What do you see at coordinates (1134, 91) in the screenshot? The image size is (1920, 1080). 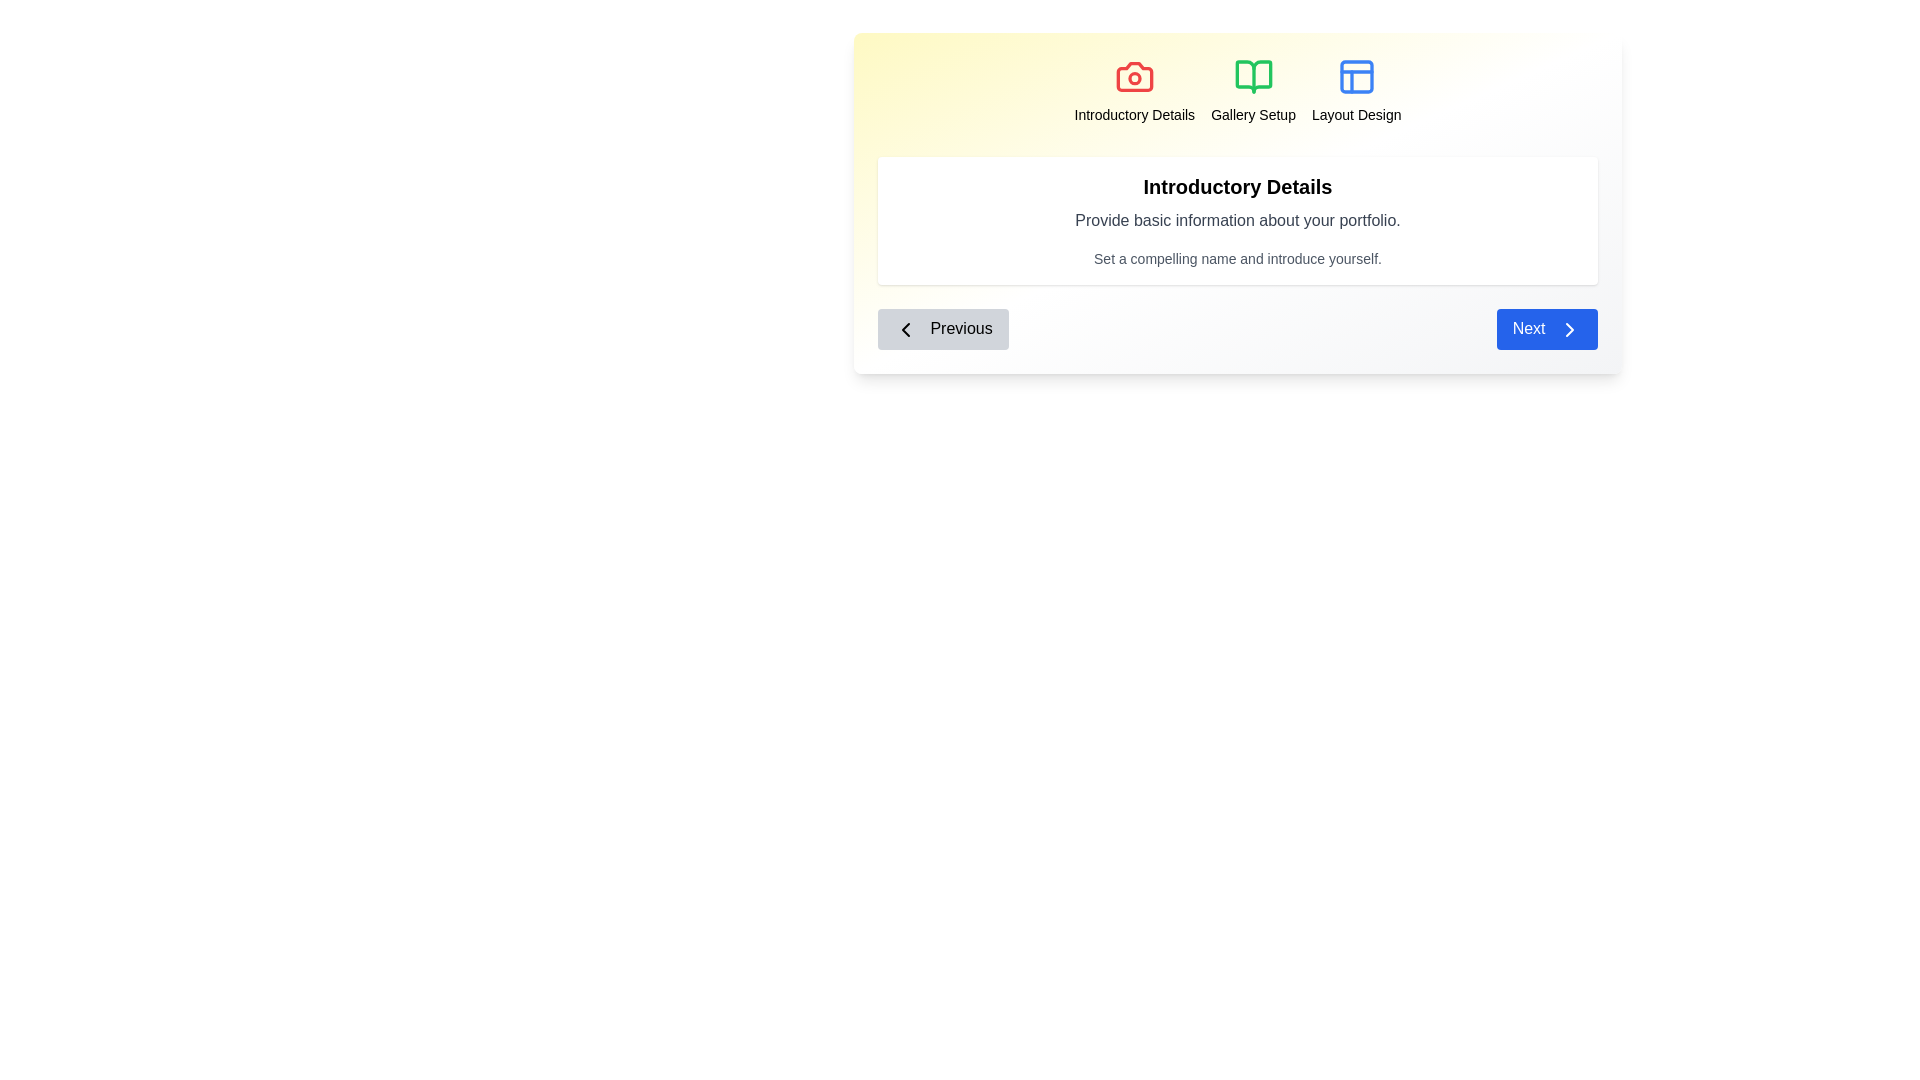 I see `the first selectable menu item or step indicator` at bounding box center [1134, 91].